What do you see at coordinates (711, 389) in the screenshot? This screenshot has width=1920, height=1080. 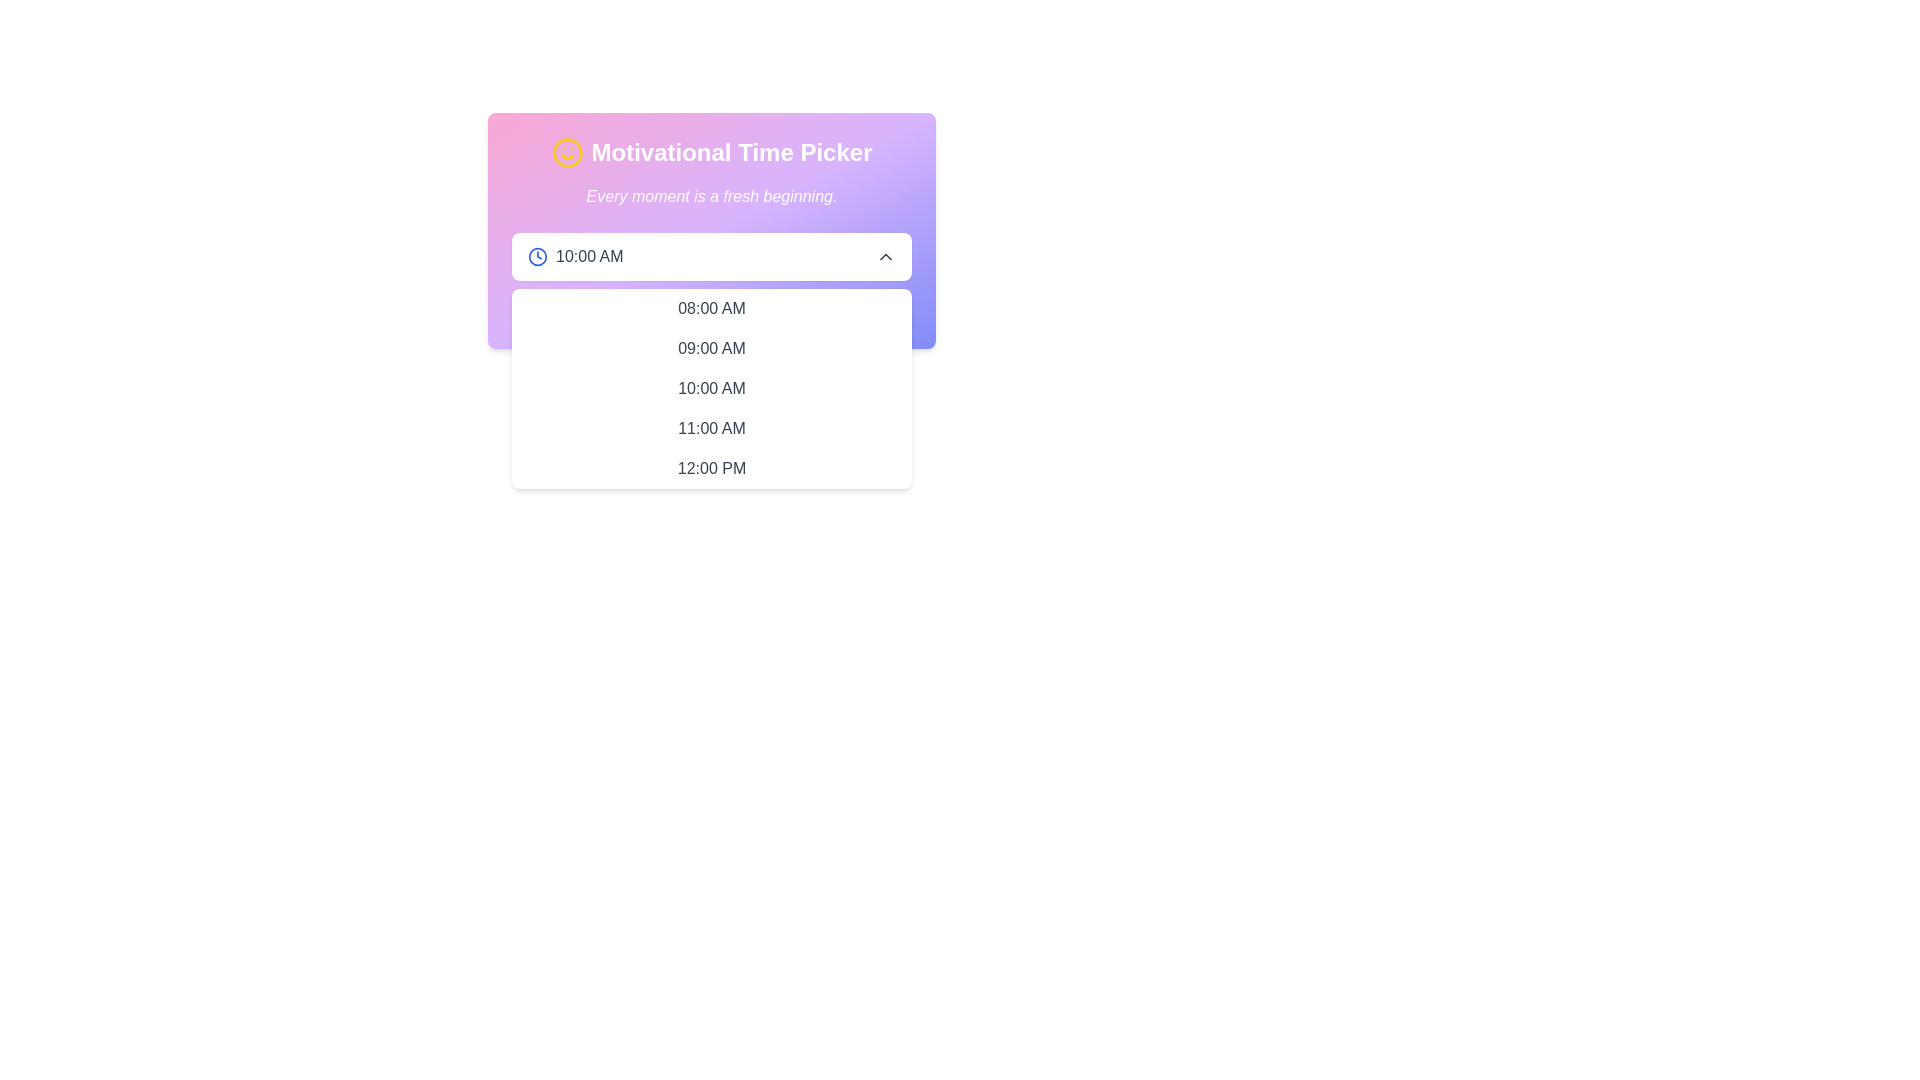 I see `the time option in the Dropdown menu located below the '10:00 AM' time input field in the 'Motivational Time Picker' interface` at bounding box center [711, 389].